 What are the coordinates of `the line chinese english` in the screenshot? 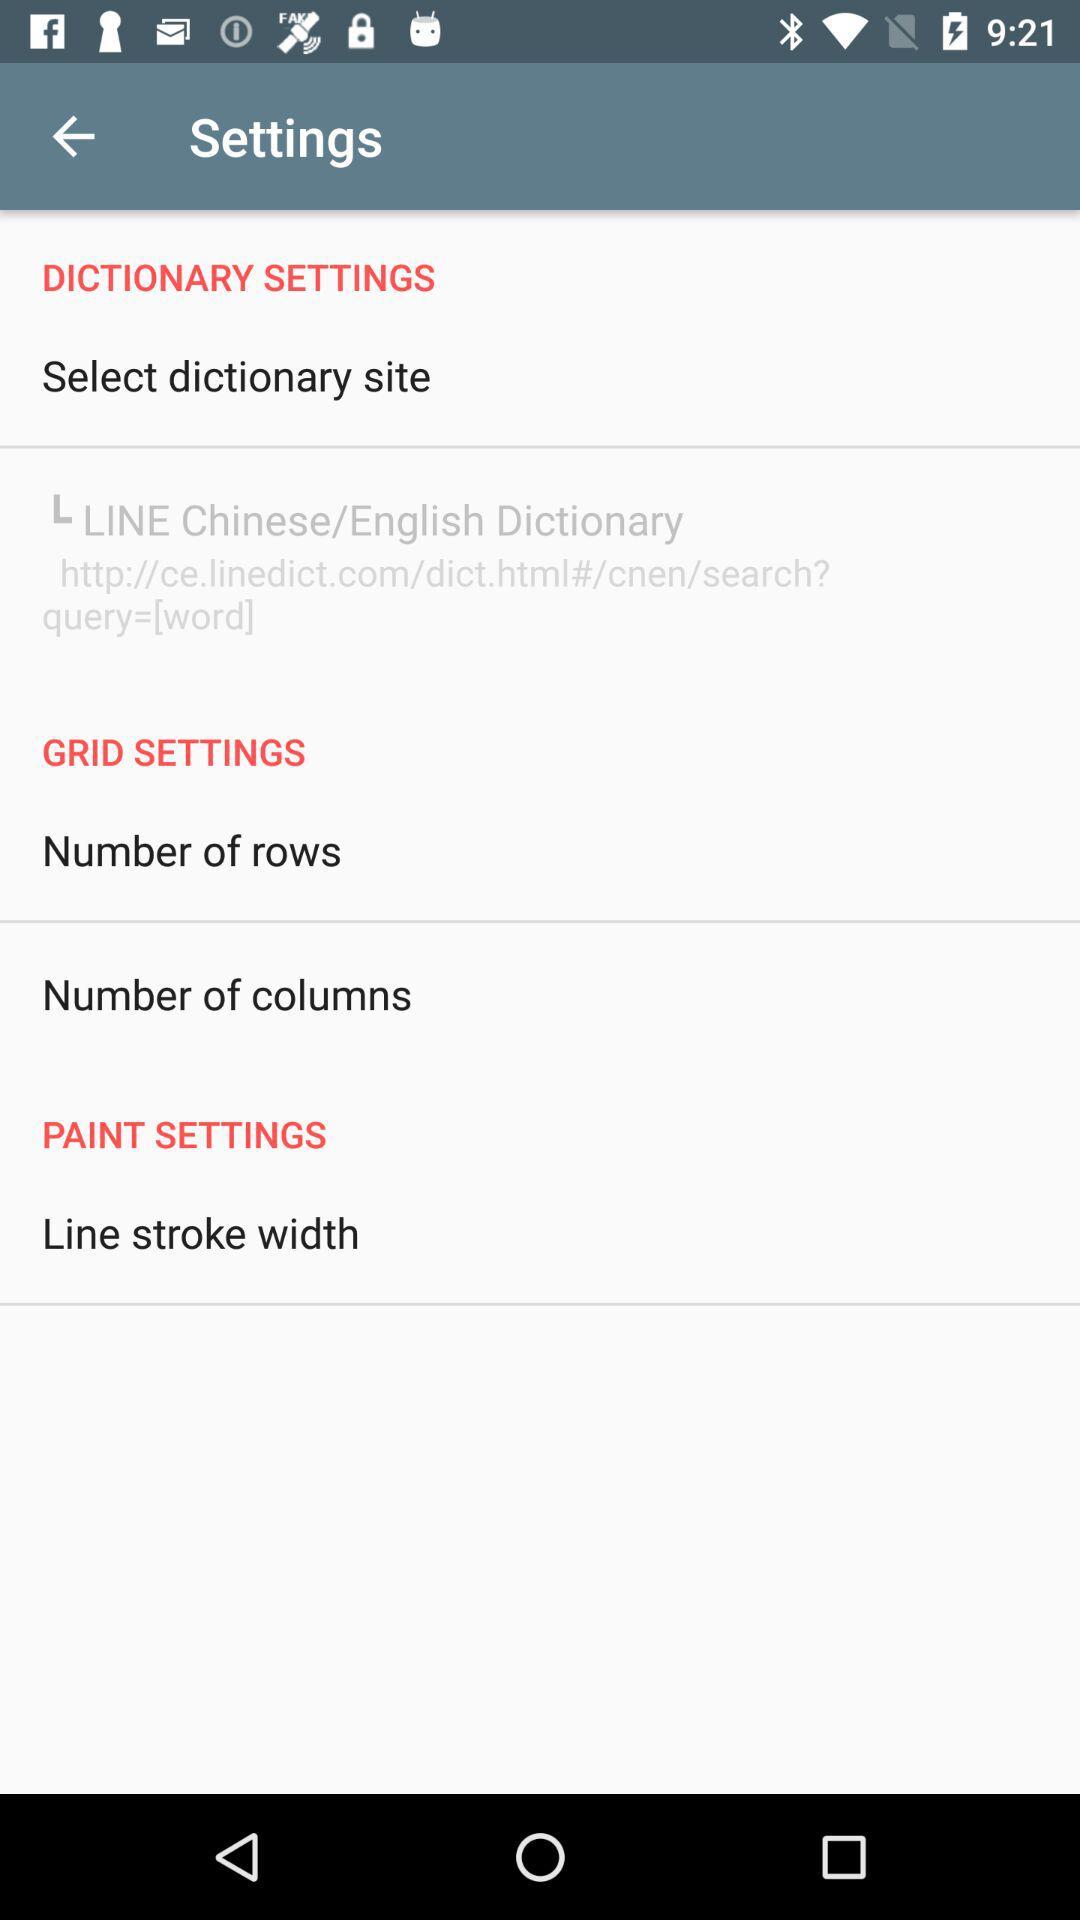 It's located at (362, 518).